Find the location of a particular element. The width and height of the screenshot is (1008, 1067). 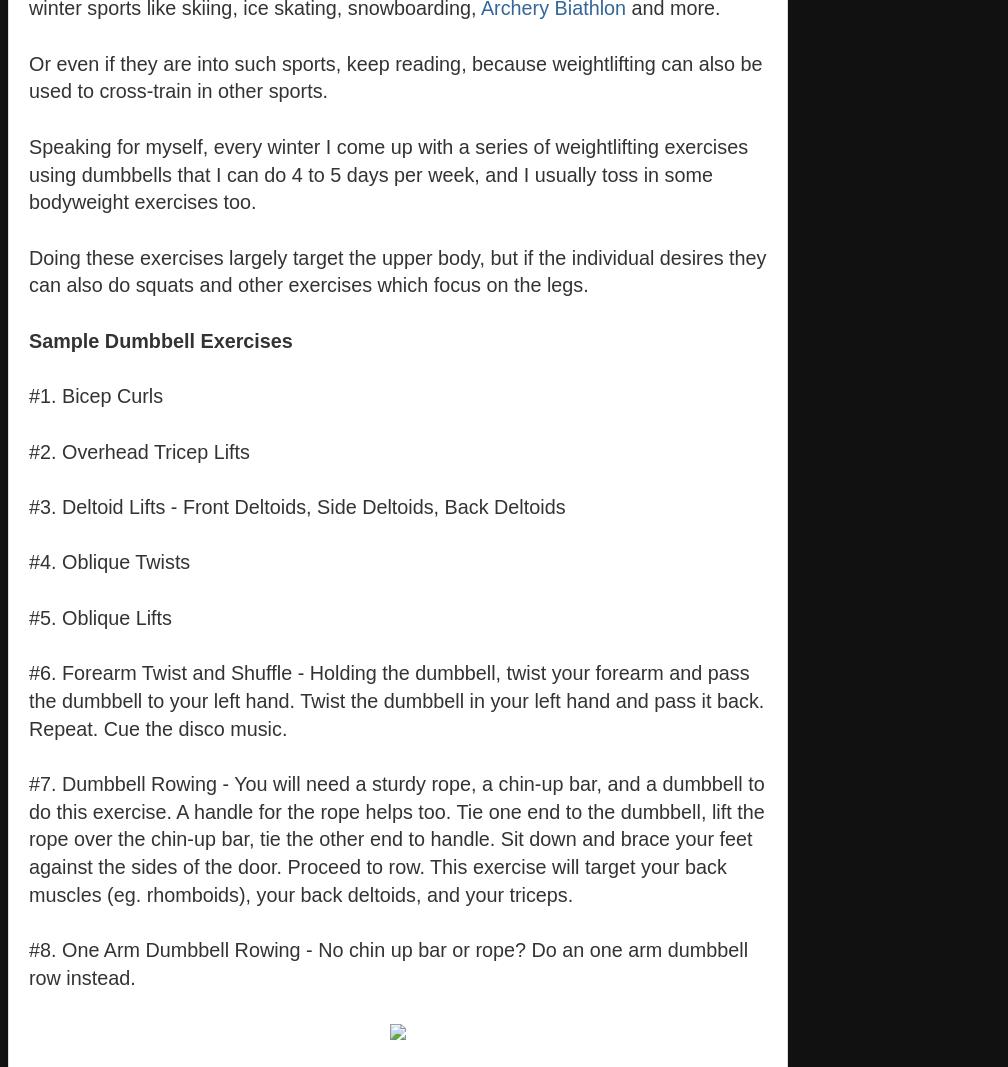

'Doing these exercises largely target the upper body, but if the individual desires they can also do squats and other exercises which focus on the legs.' is located at coordinates (29, 271).